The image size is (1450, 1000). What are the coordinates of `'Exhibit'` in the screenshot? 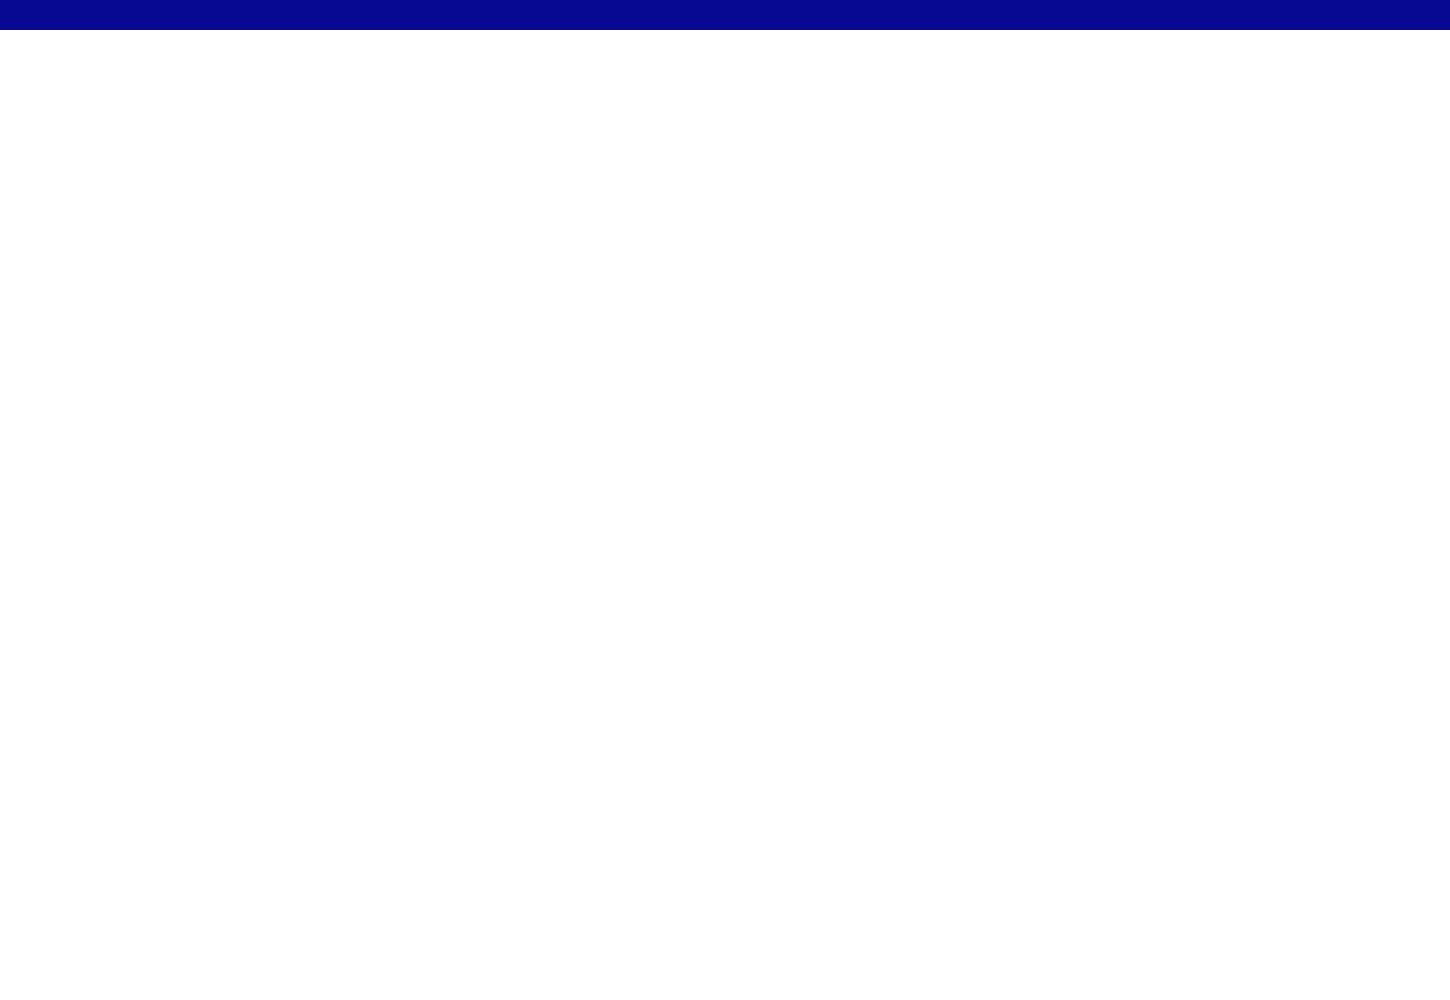 It's located at (544, 77).